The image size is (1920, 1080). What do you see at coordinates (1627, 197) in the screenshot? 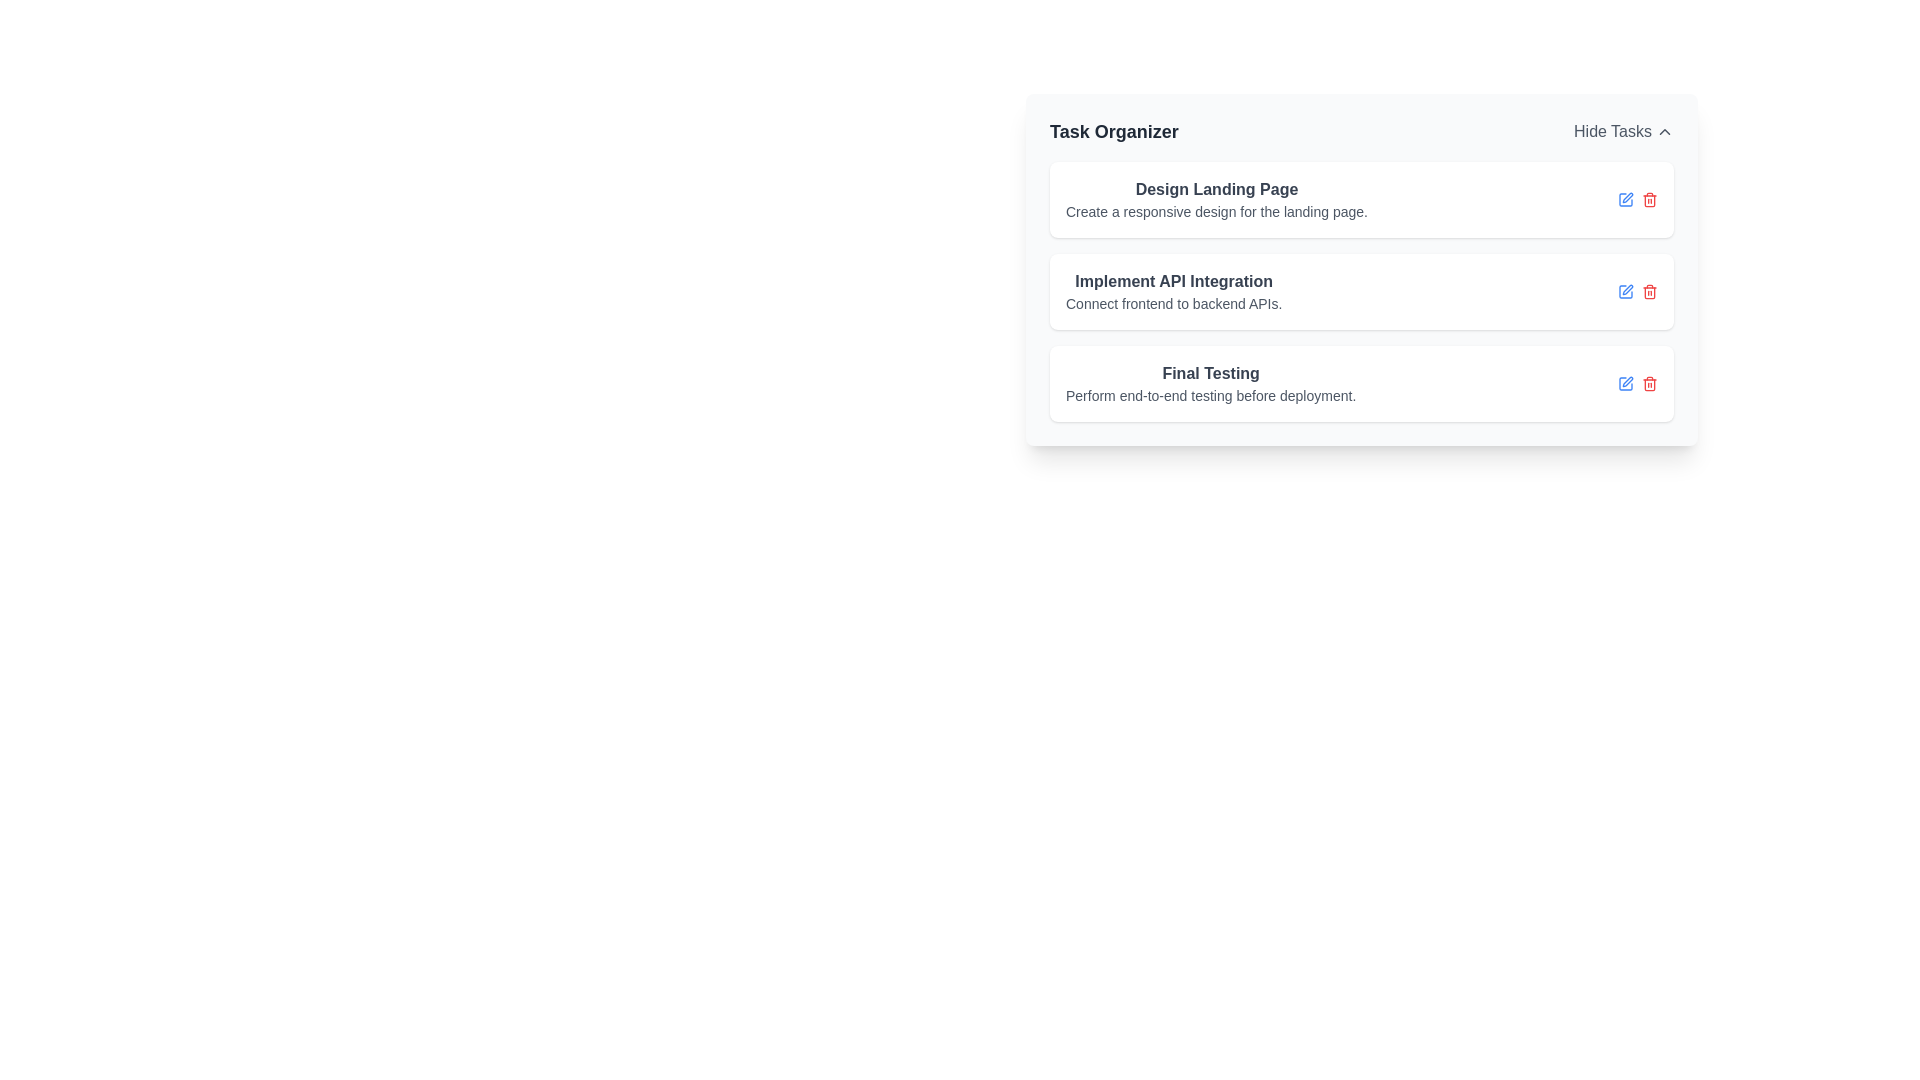
I see `the edit icon resembling a pen located within the 'Task Organizer' widget, to the right of the 'Design Landing Page' task title, to initiate editing of the associated task` at bounding box center [1627, 197].